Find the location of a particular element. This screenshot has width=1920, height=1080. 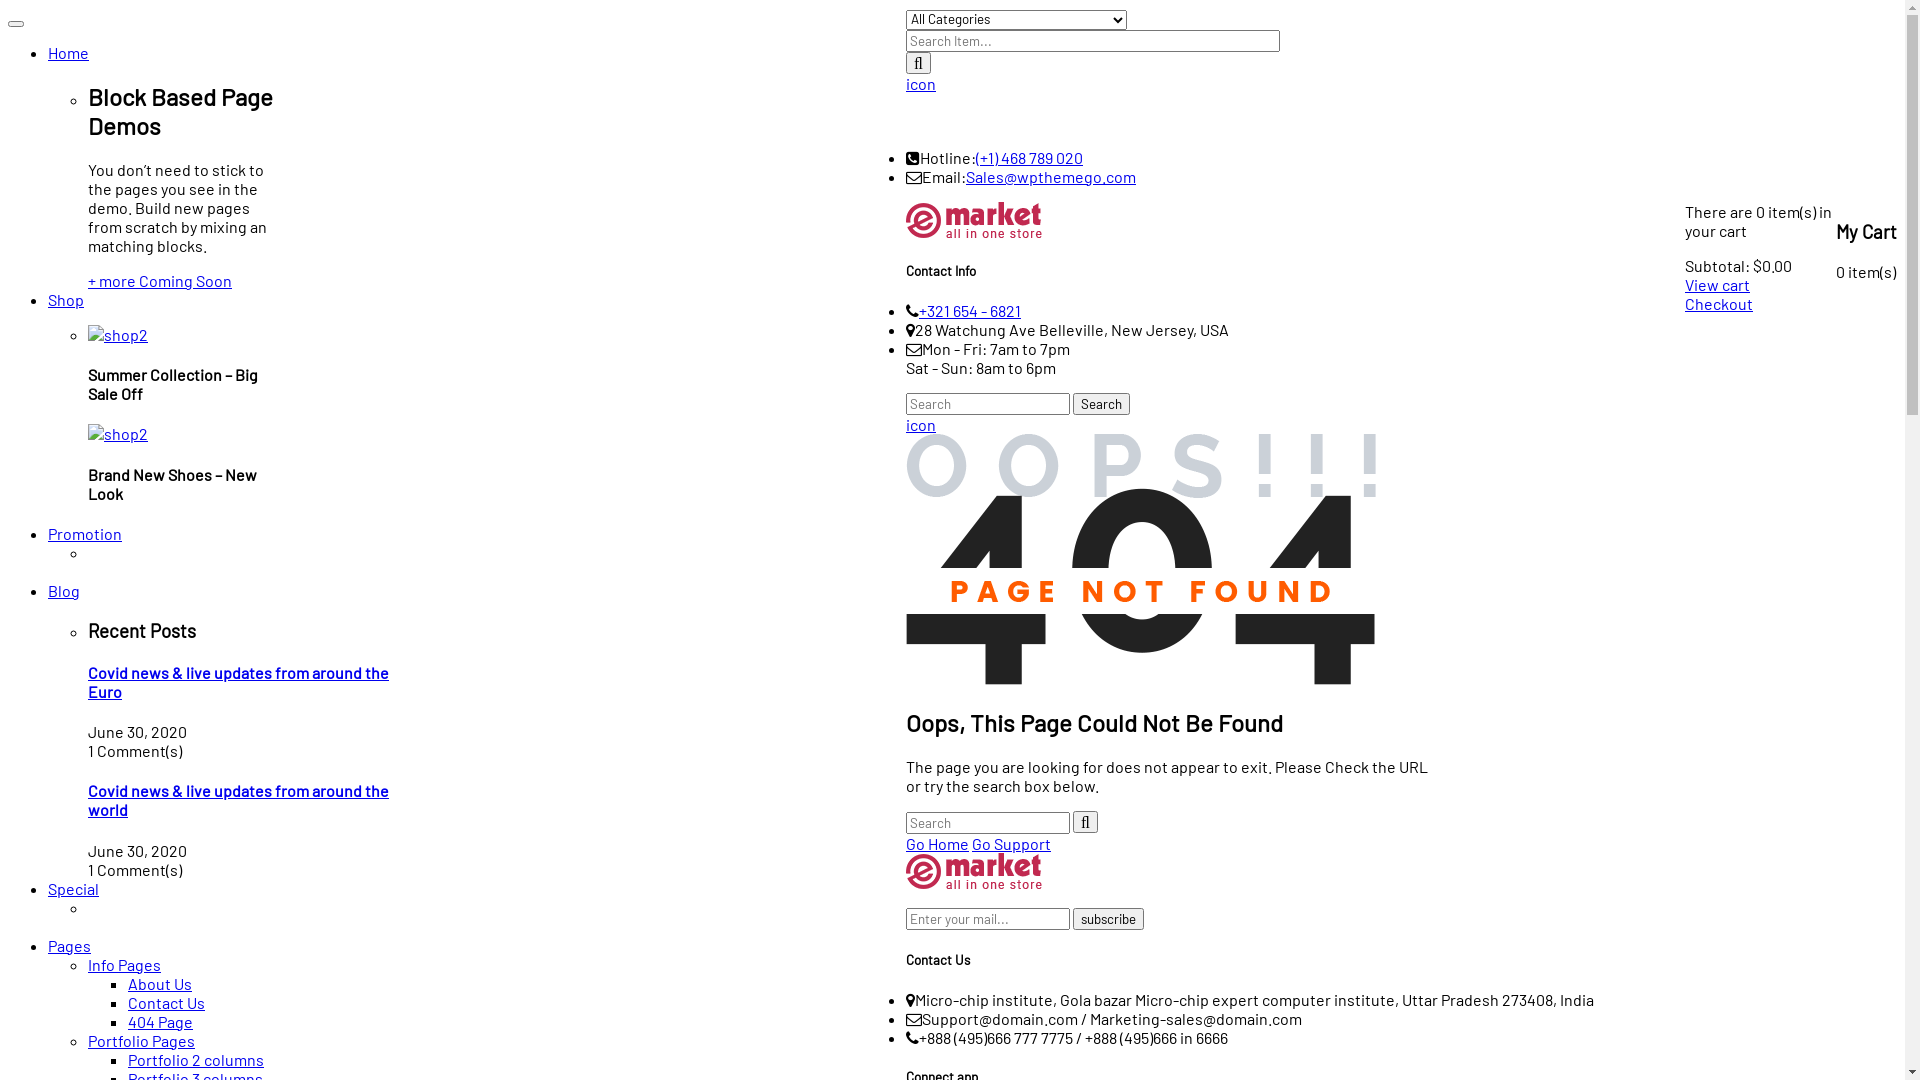

'Go Support' is located at coordinates (971, 843).